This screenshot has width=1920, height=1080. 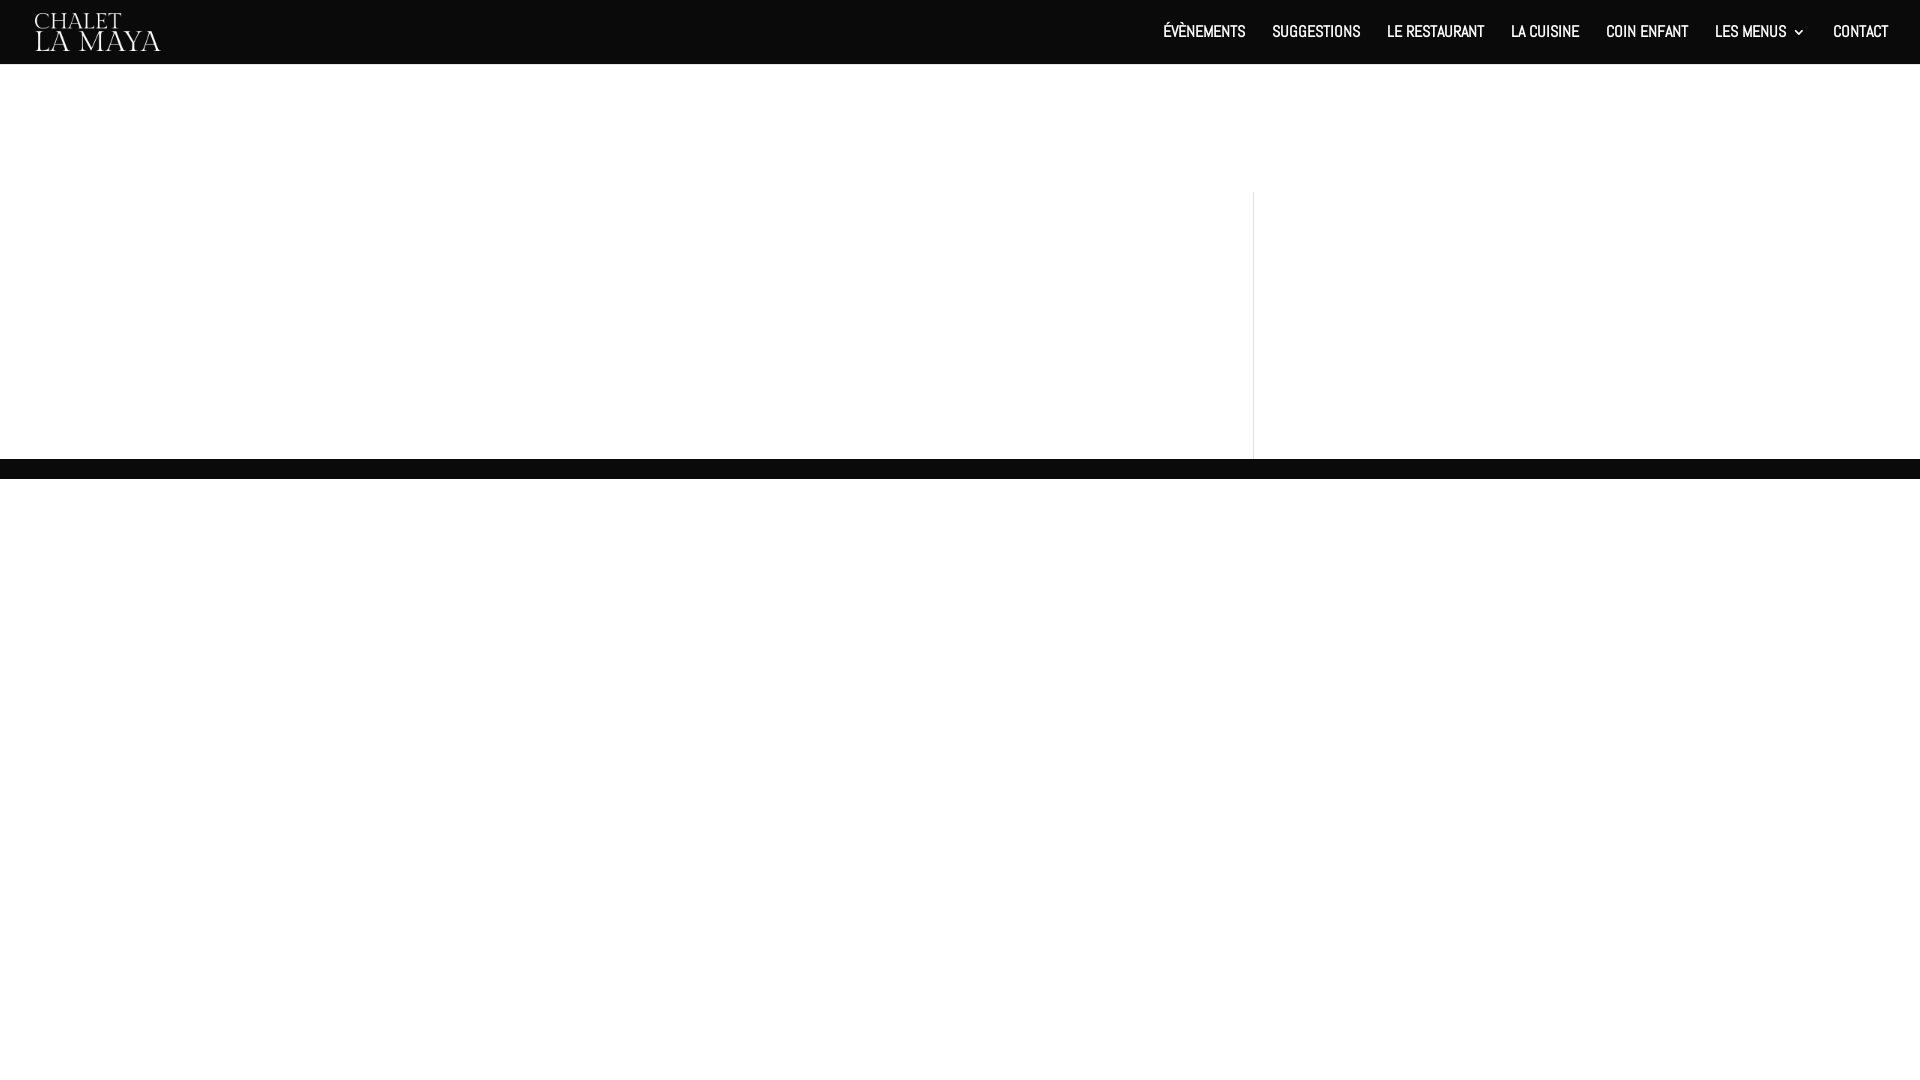 What do you see at coordinates (1646, 44) in the screenshot?
I see `'COIN ENFANT'` at bounding box center [1646, 44].